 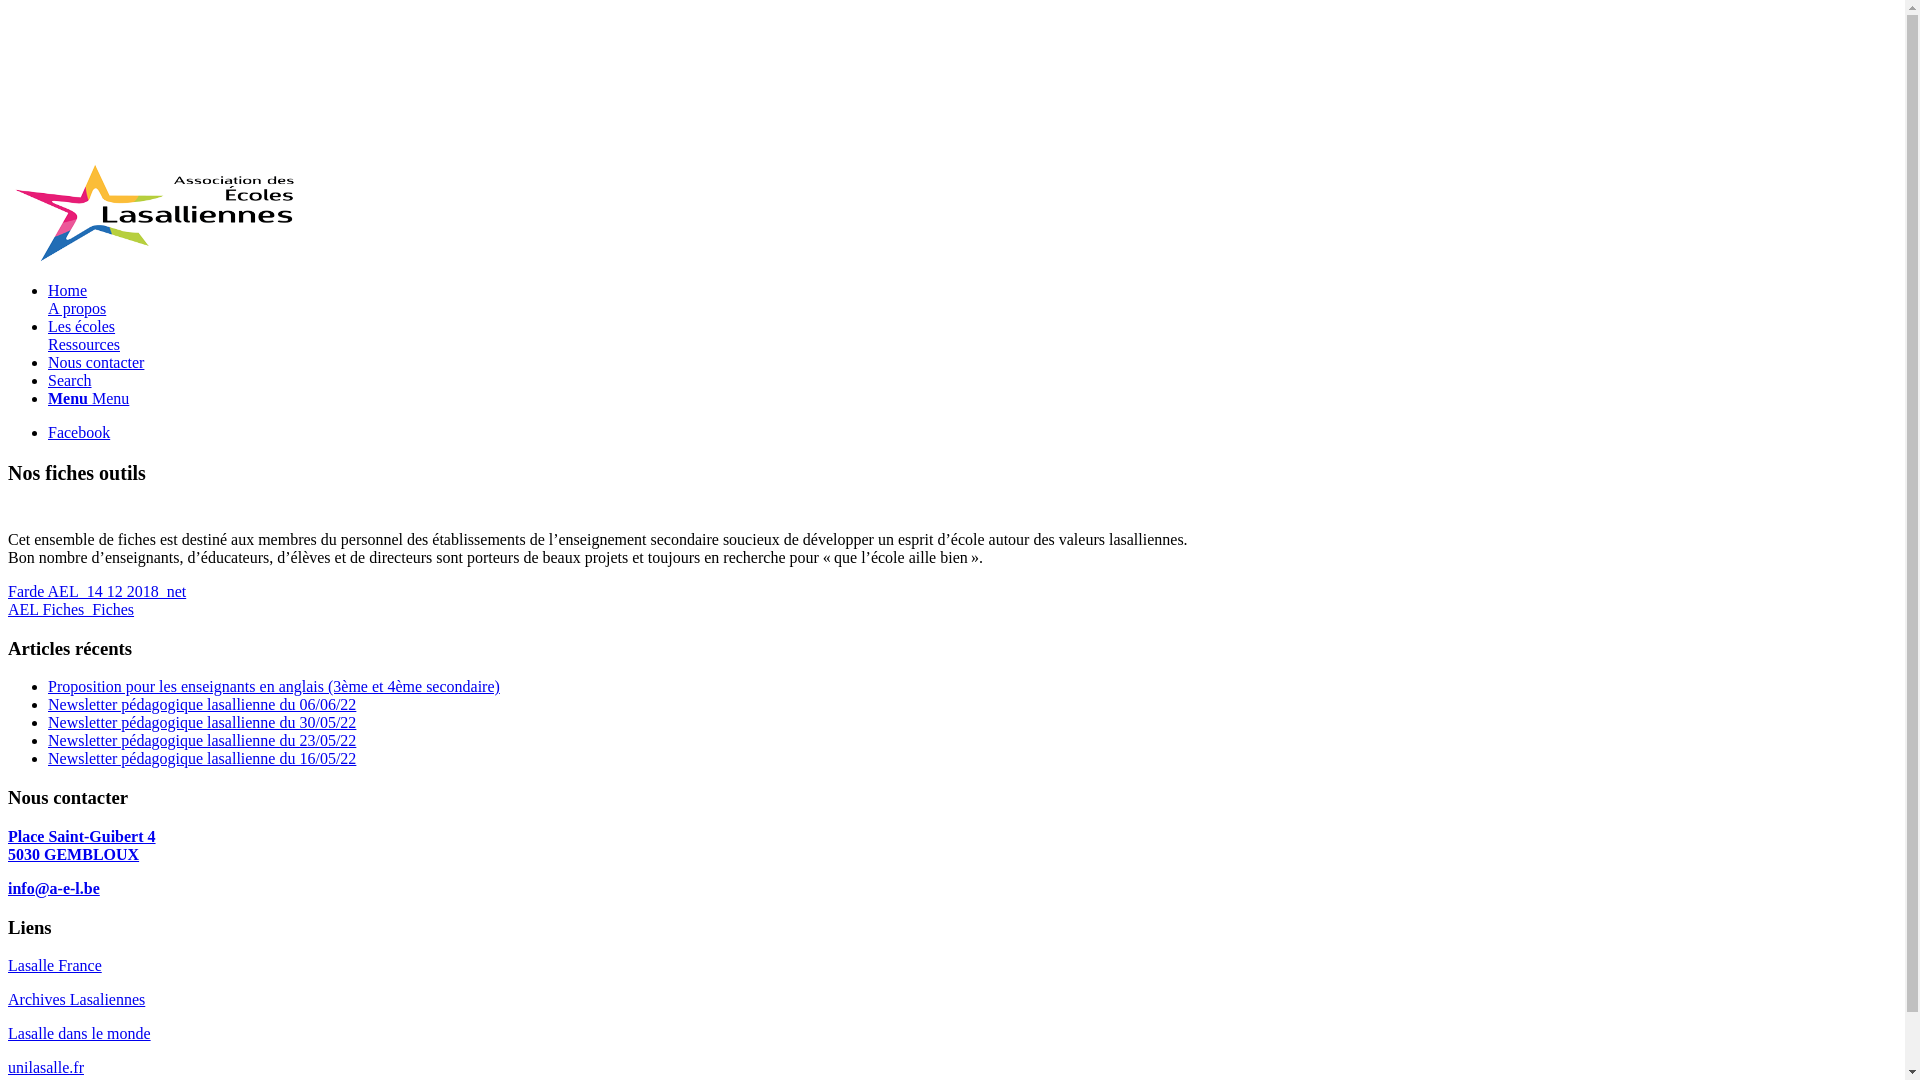 I want to click on 'Lasalle France', so click(x=54, y=964).